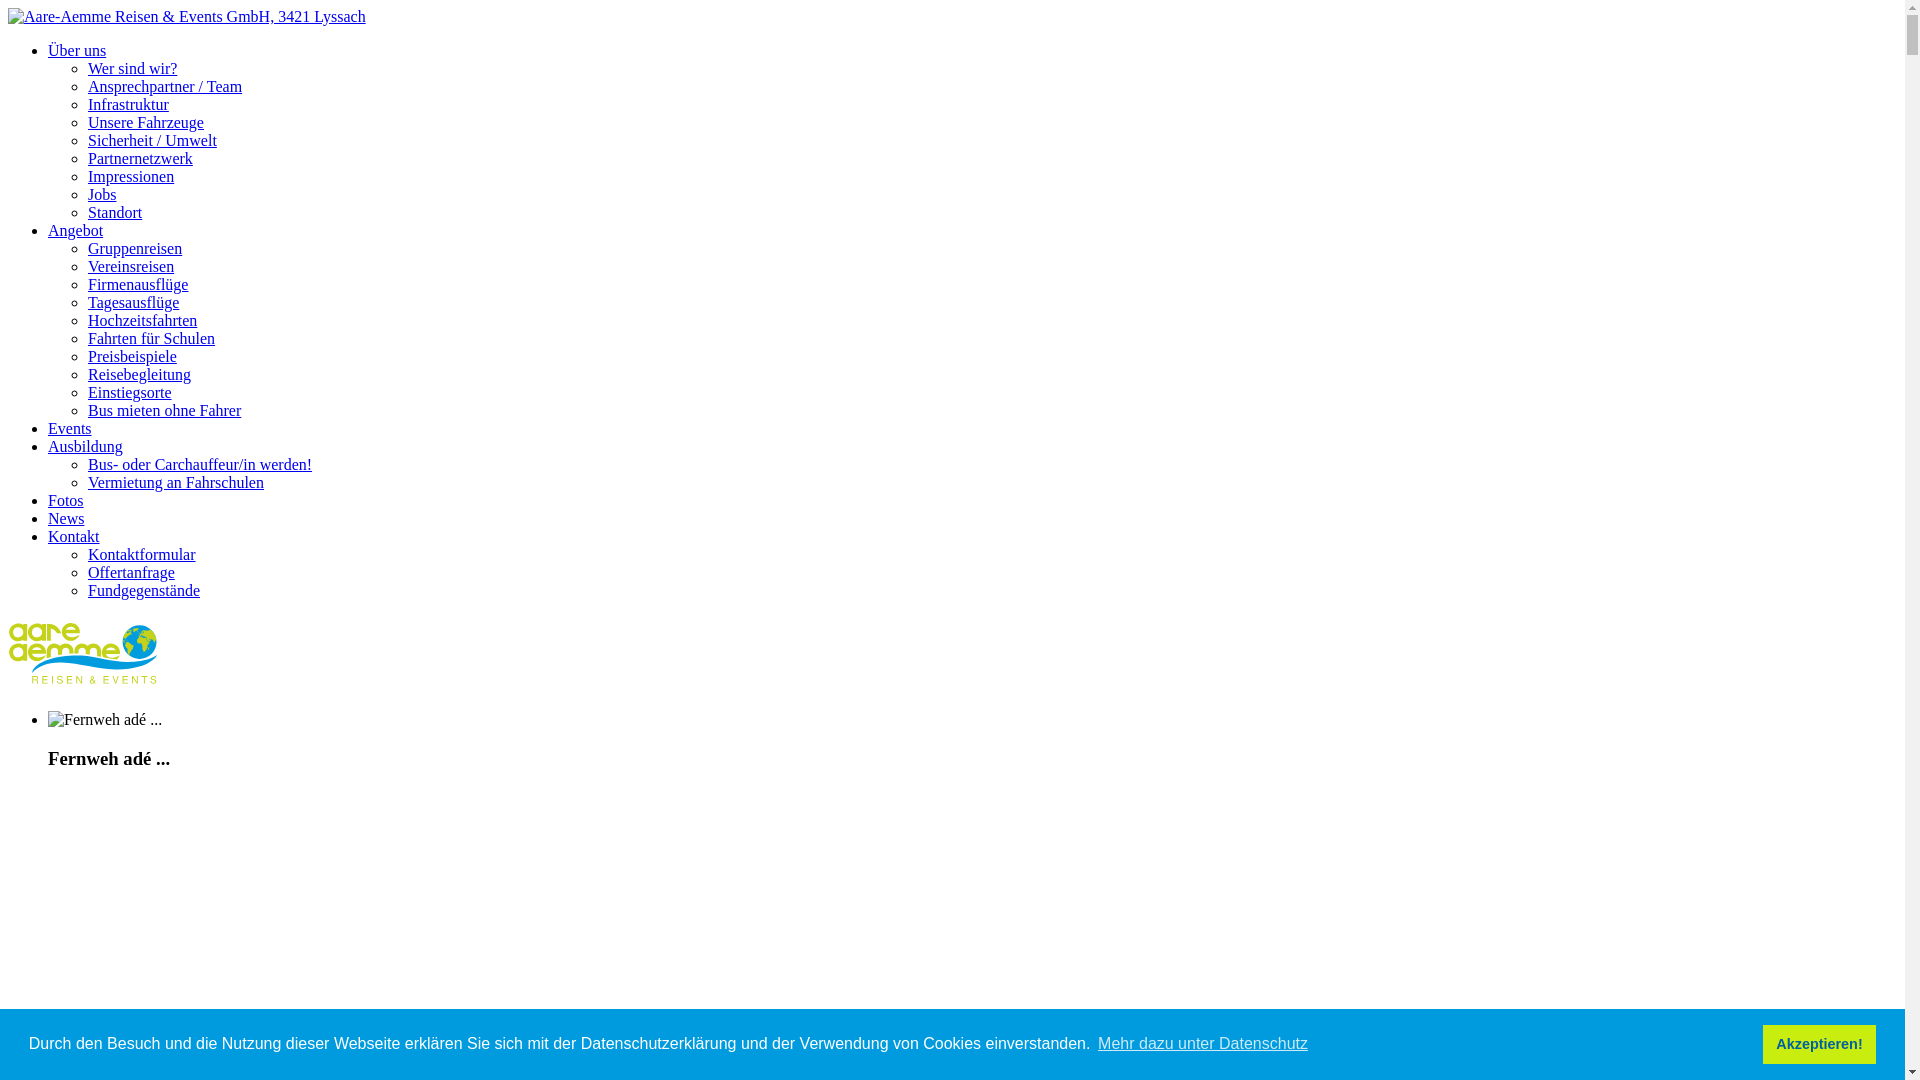 Image resolution: width=1920 pixels, height=1080 pixels. I want to click on 'Kontaktformular', so click(141, 554).